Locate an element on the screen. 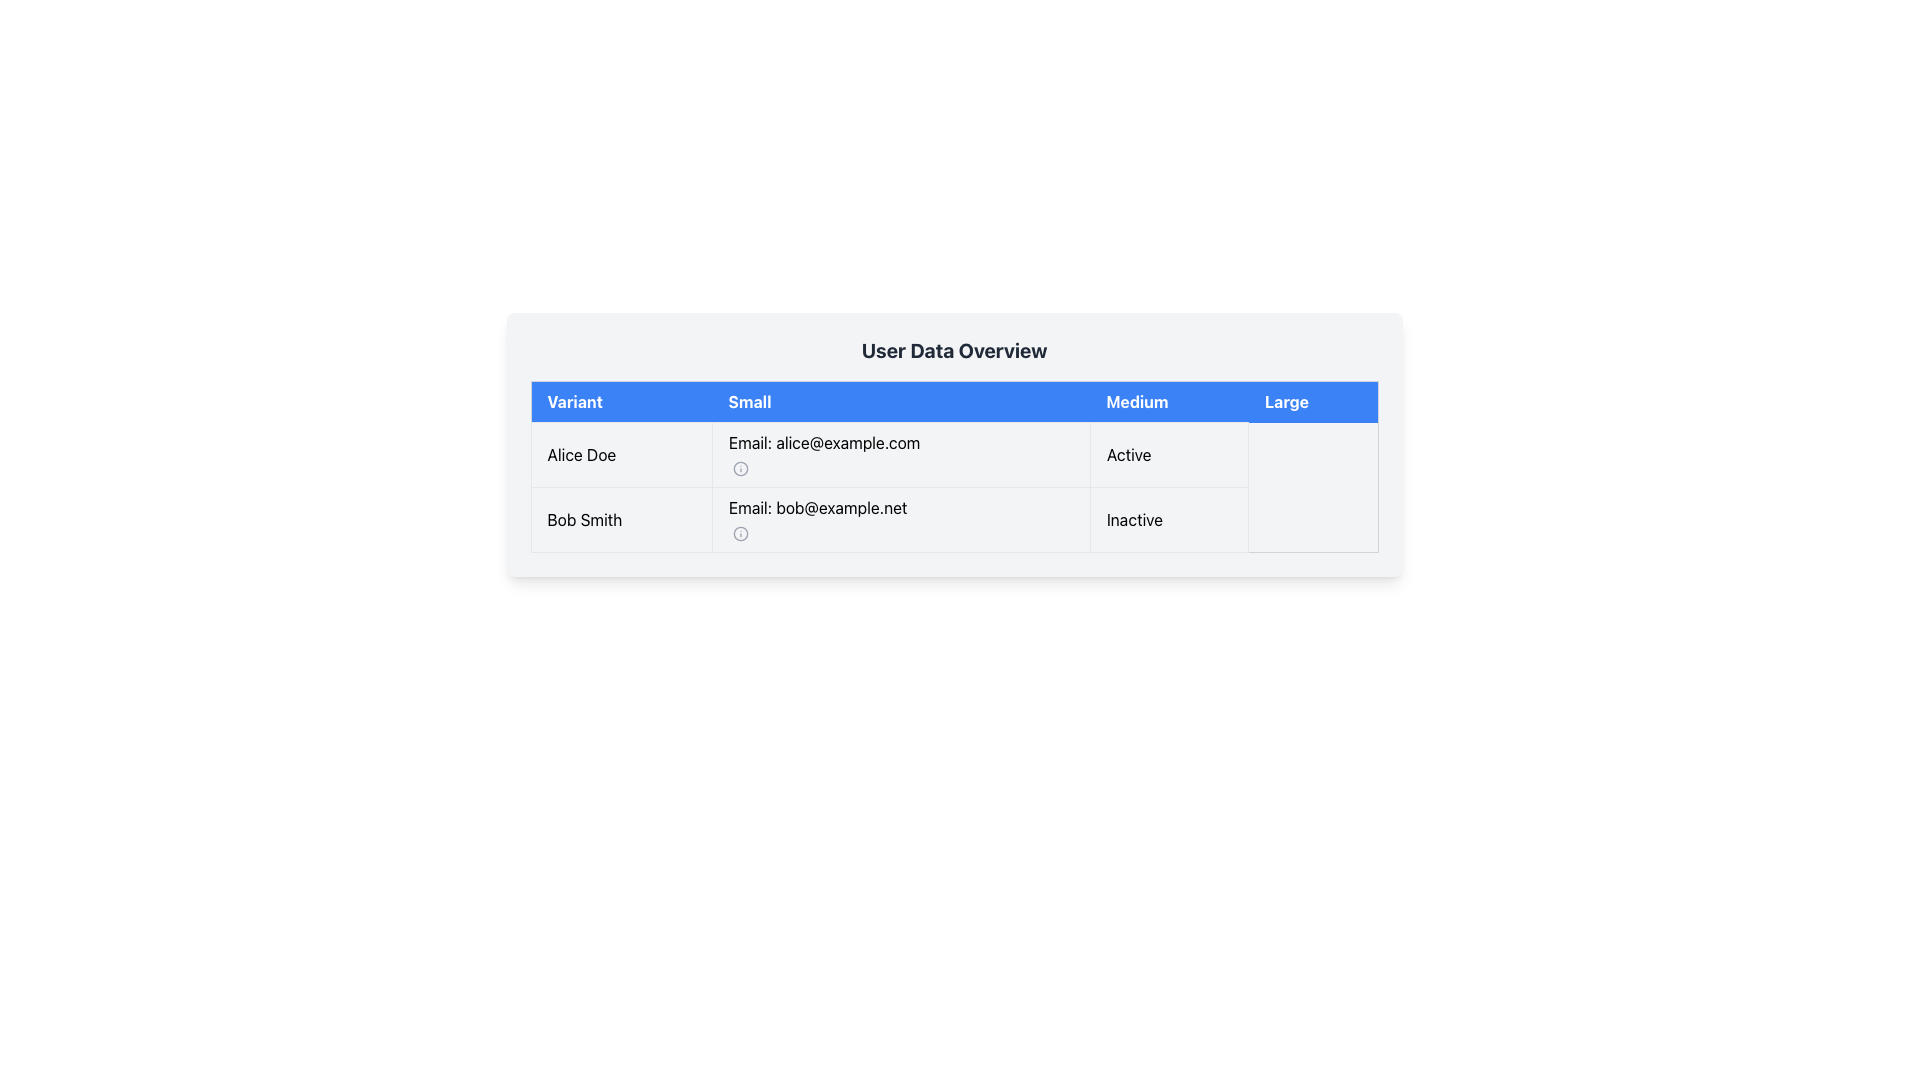 This screenshot has height=1080, width=1920. email value displayed in the text label showing 'Email: bob@example.net' located in the second row of the 'User Data Overview' data table is located at coordinates (900, 519).